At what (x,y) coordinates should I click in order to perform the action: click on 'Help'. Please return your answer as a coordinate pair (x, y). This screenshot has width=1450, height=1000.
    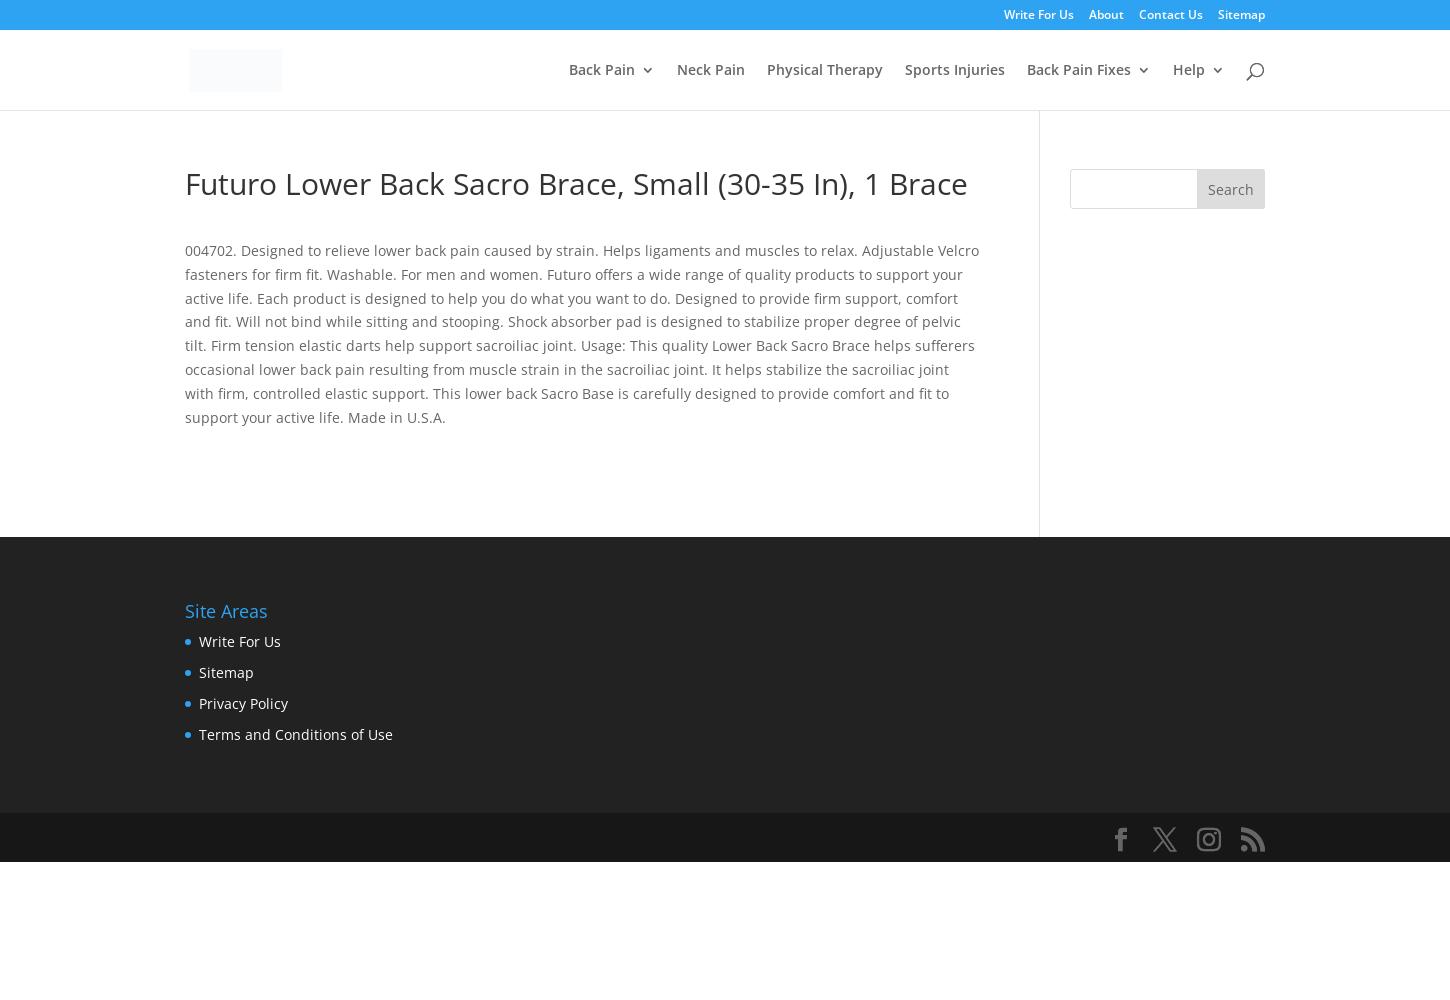
    Looking at the image, I should click on (1188, 68).